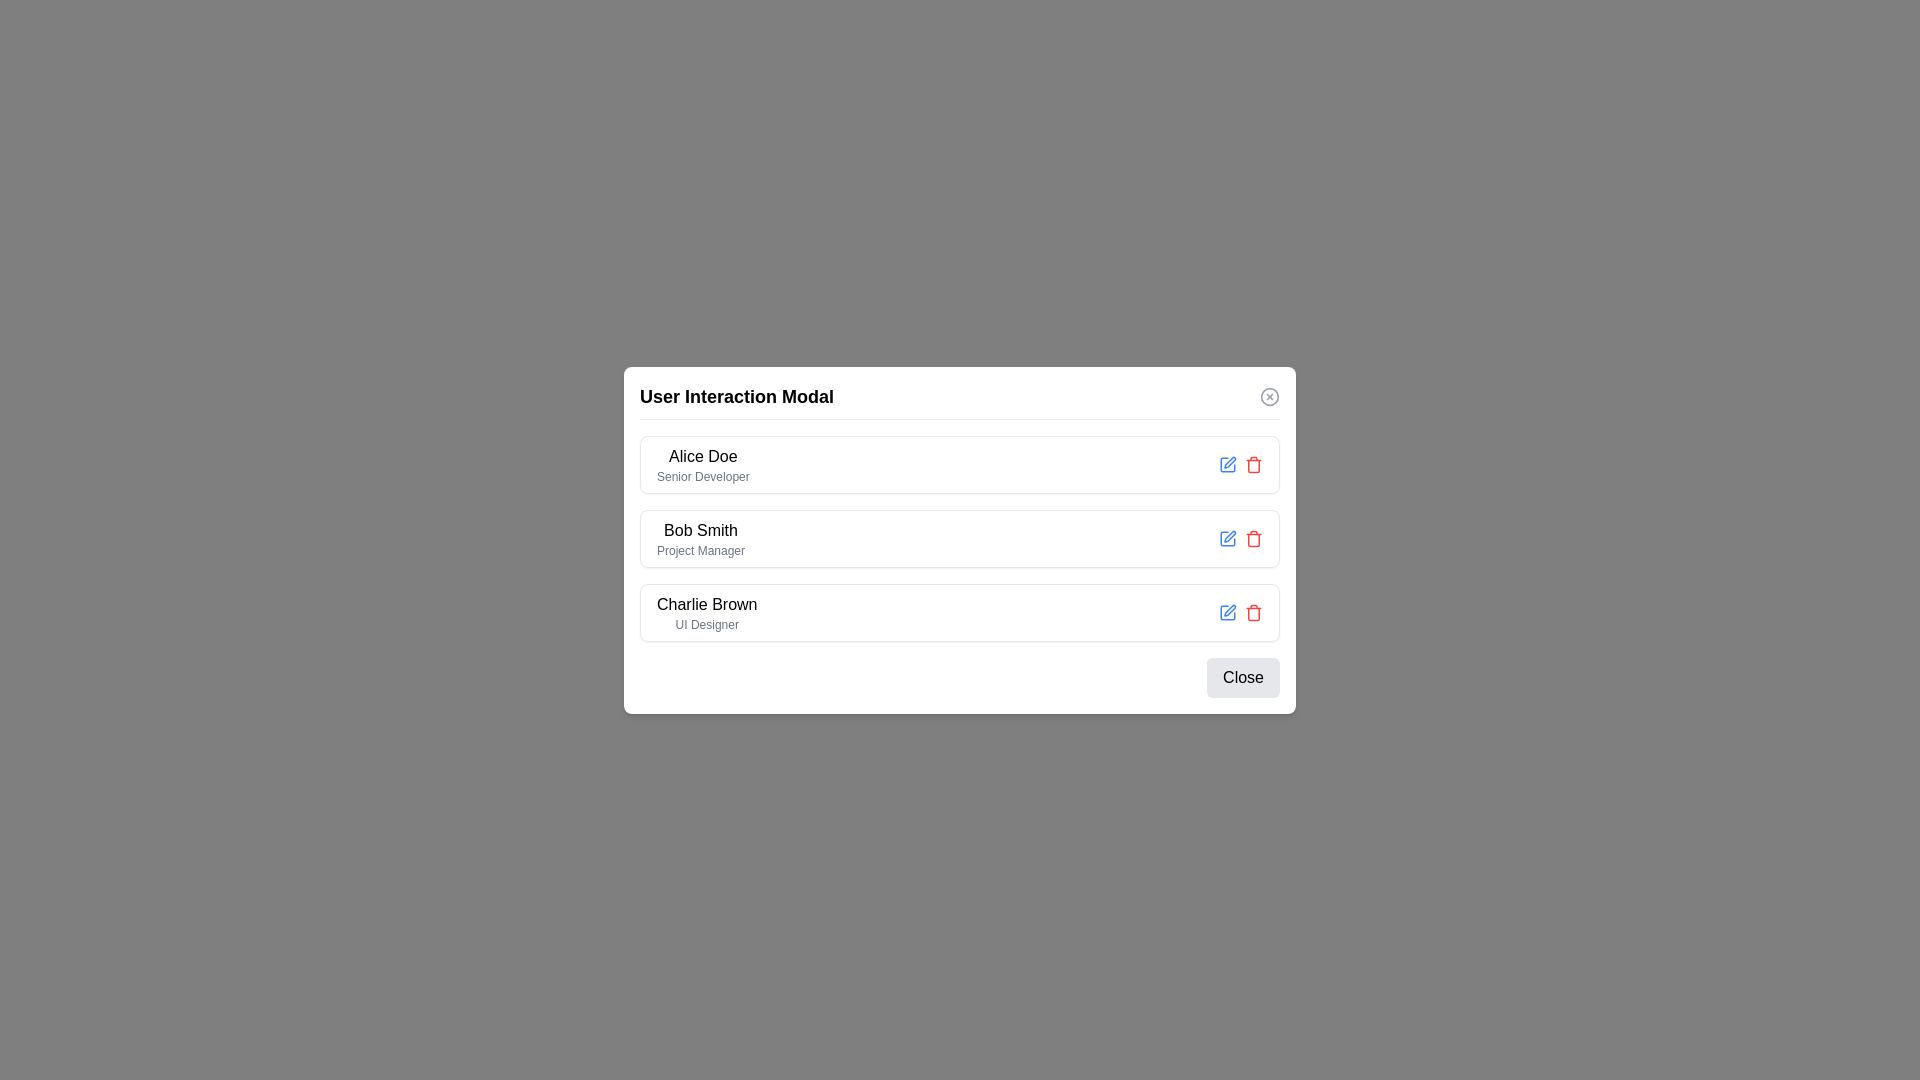  Describe the element at coordinates (700, 529) in the screenshot. I see `the text label displaying 'Bob Smith', which is located in a user interaction modal between 'Alice Doe' and 'Charlie Brown'` at that location.